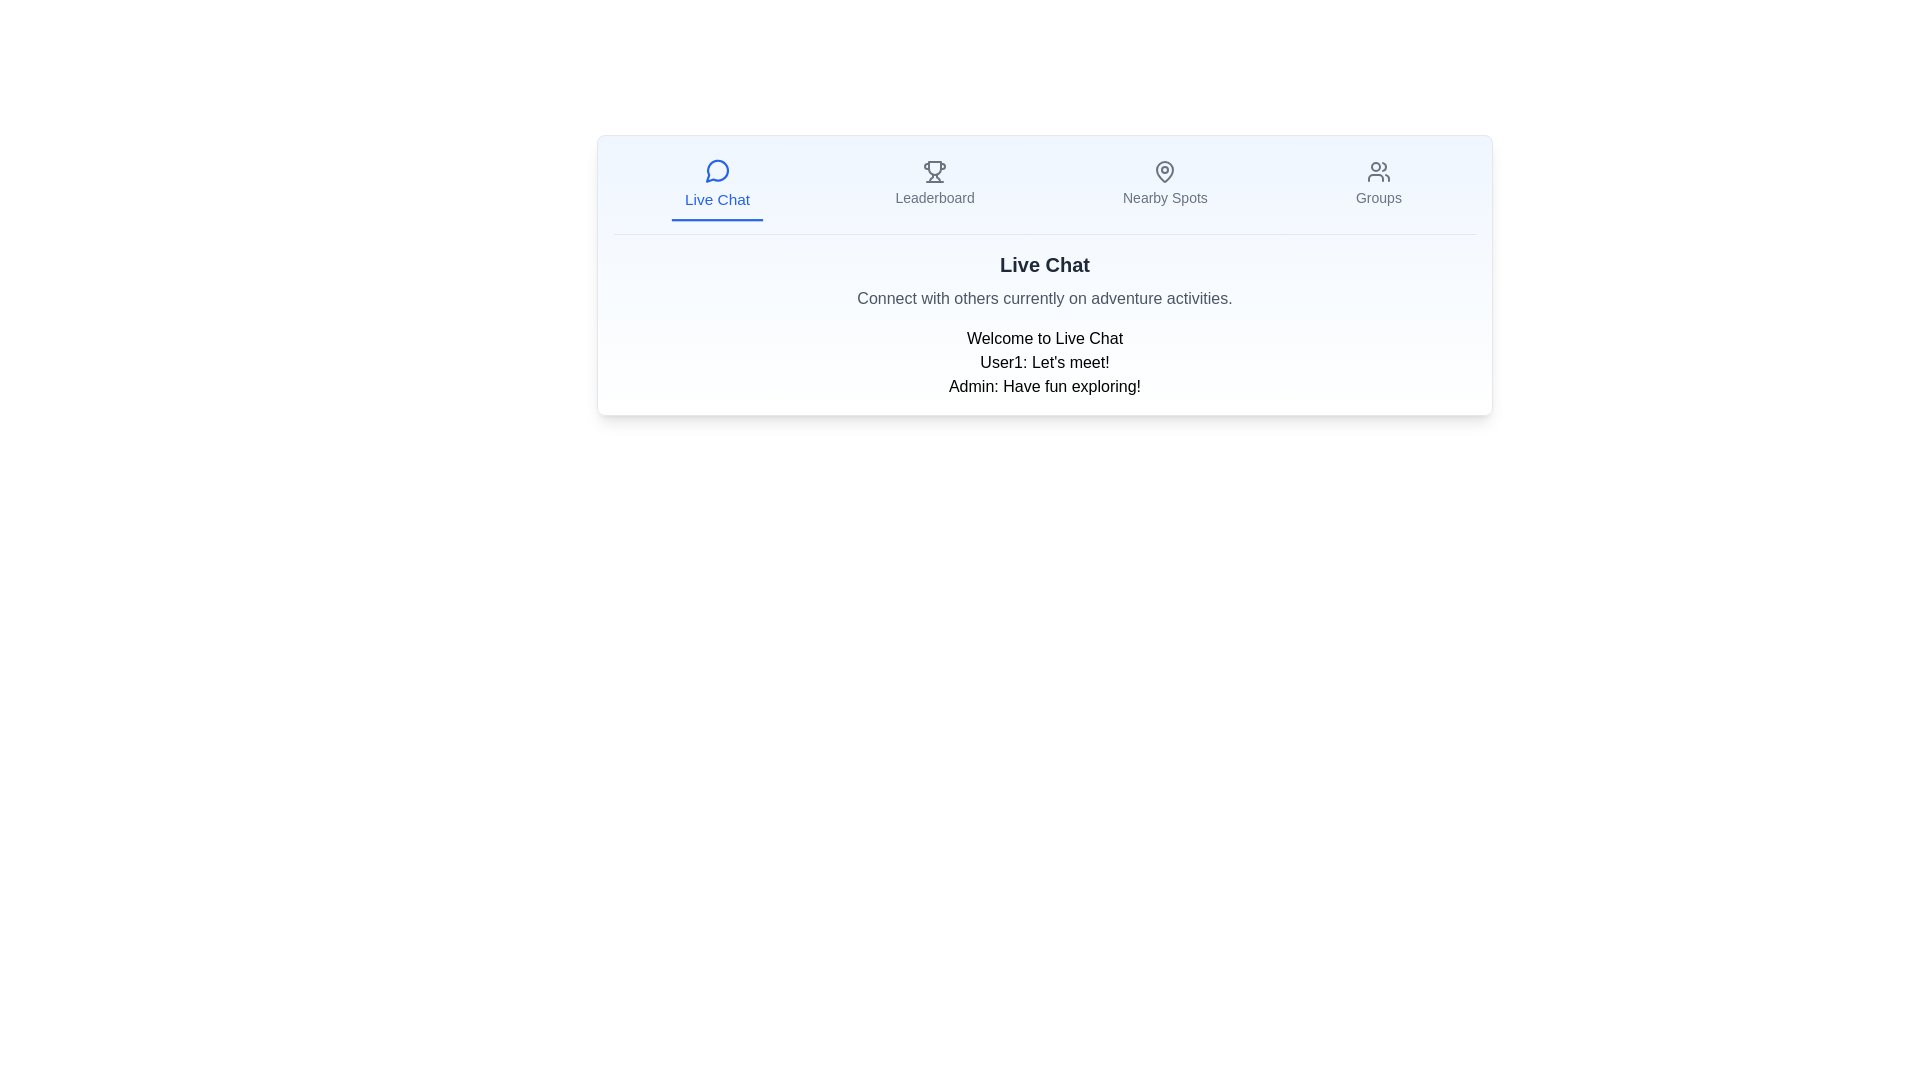  What do you see at coordinates (934, 197) in the screenshot?
I see `'Leaderboard' static text label located in the top navigation bar, positioned between 'Live Chat' and 'Nearby Spots'` at bounding box center [934, 197].